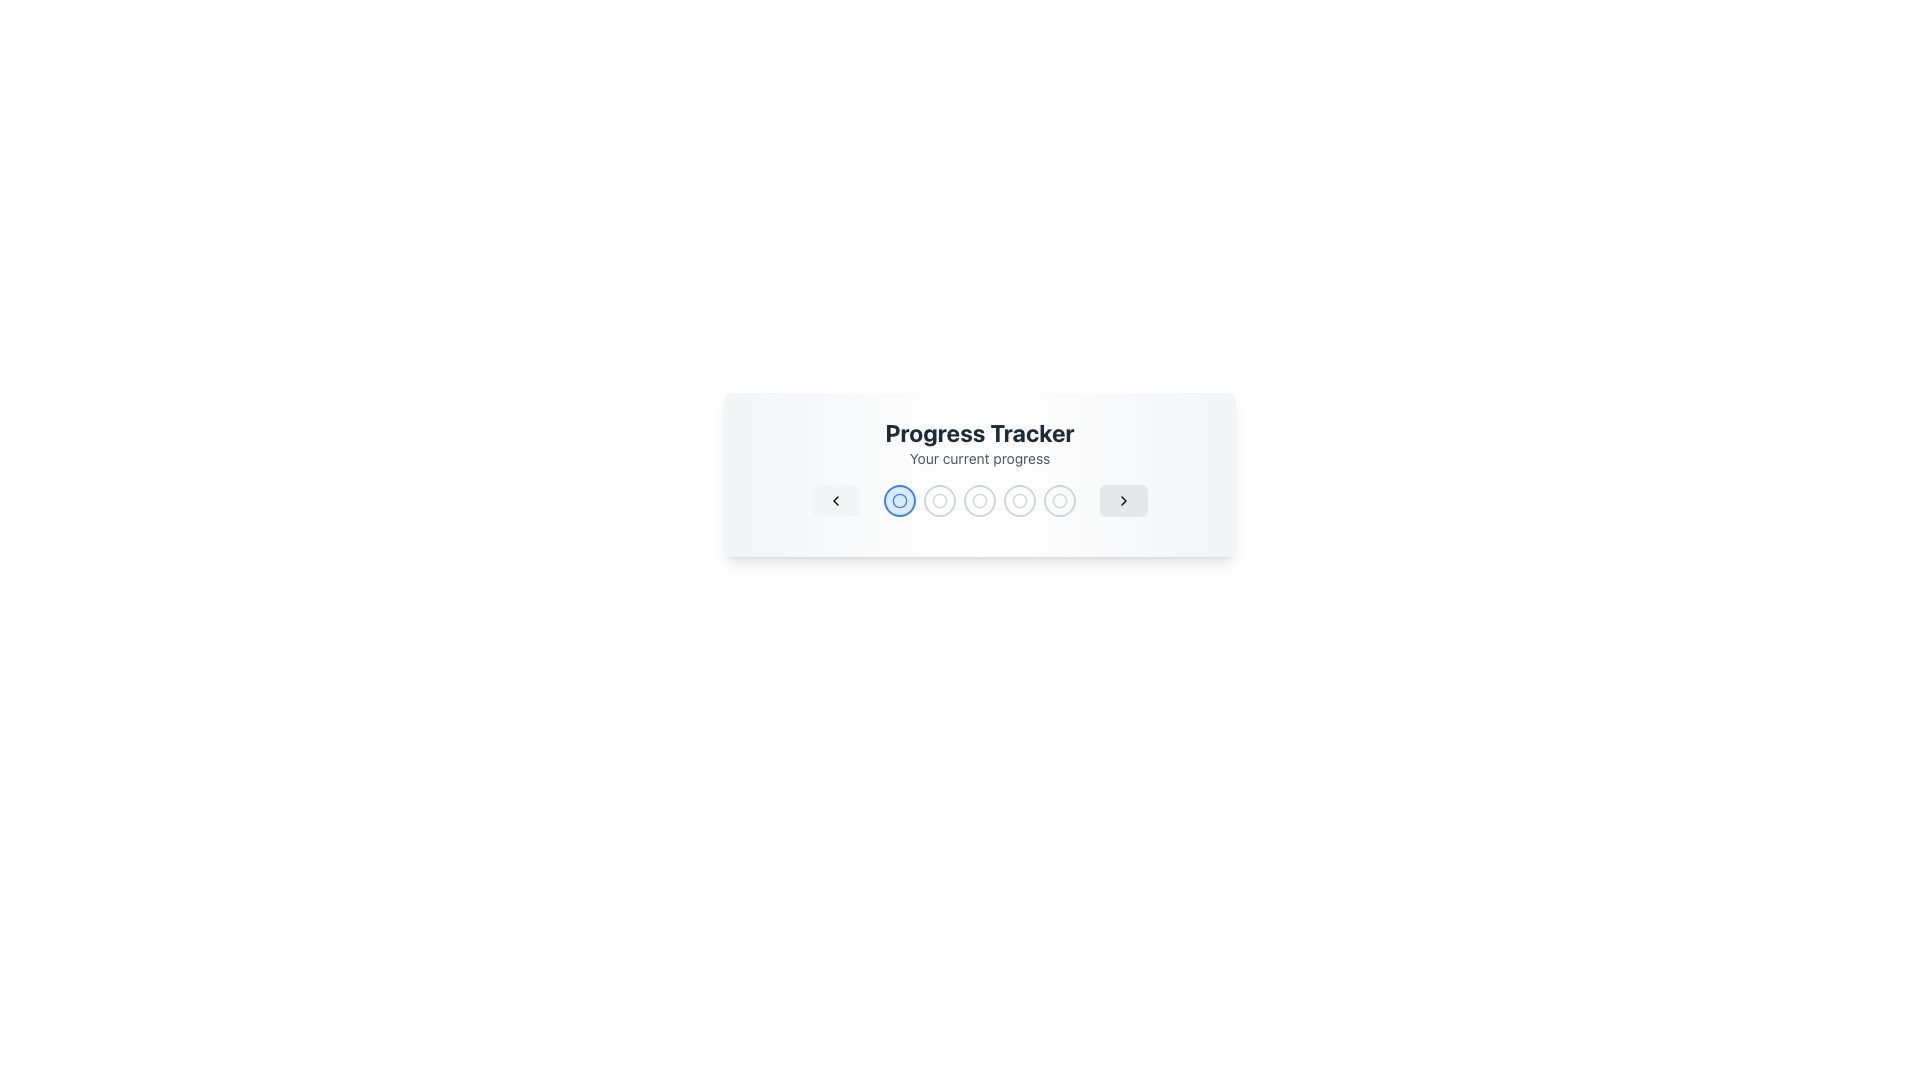  I want to click on the third clickable circle in the 'Progress Tracker - Your current progress', so click(979, 500).